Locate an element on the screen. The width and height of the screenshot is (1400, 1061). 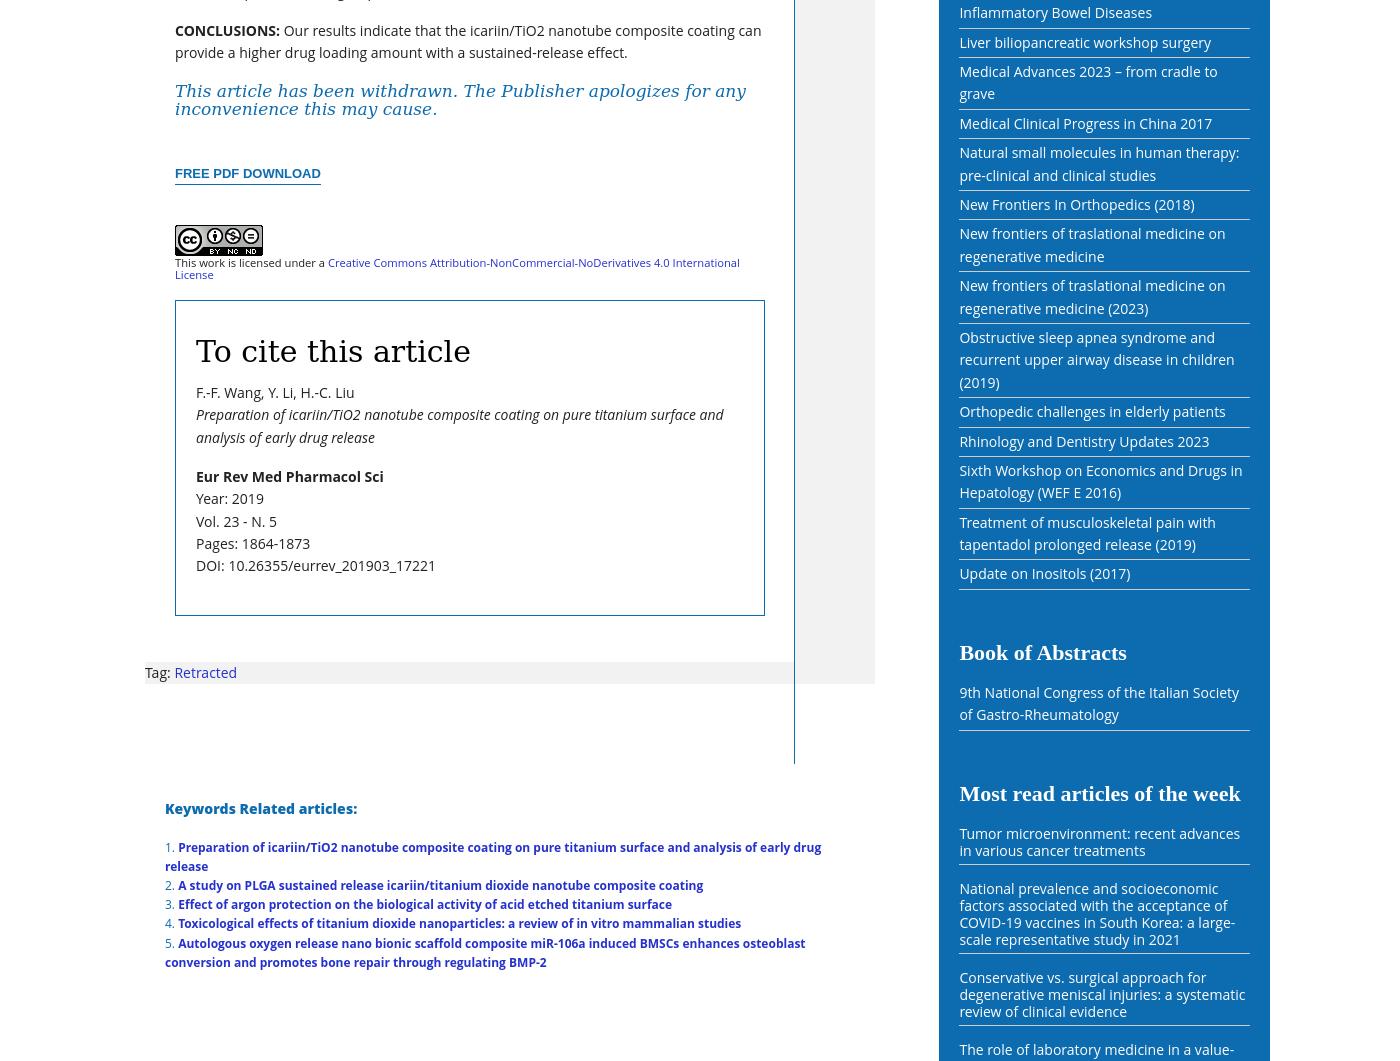
'Effect of argon protection on the biological activity of acid etched titanium surface' is located at coordinates (424, 903).